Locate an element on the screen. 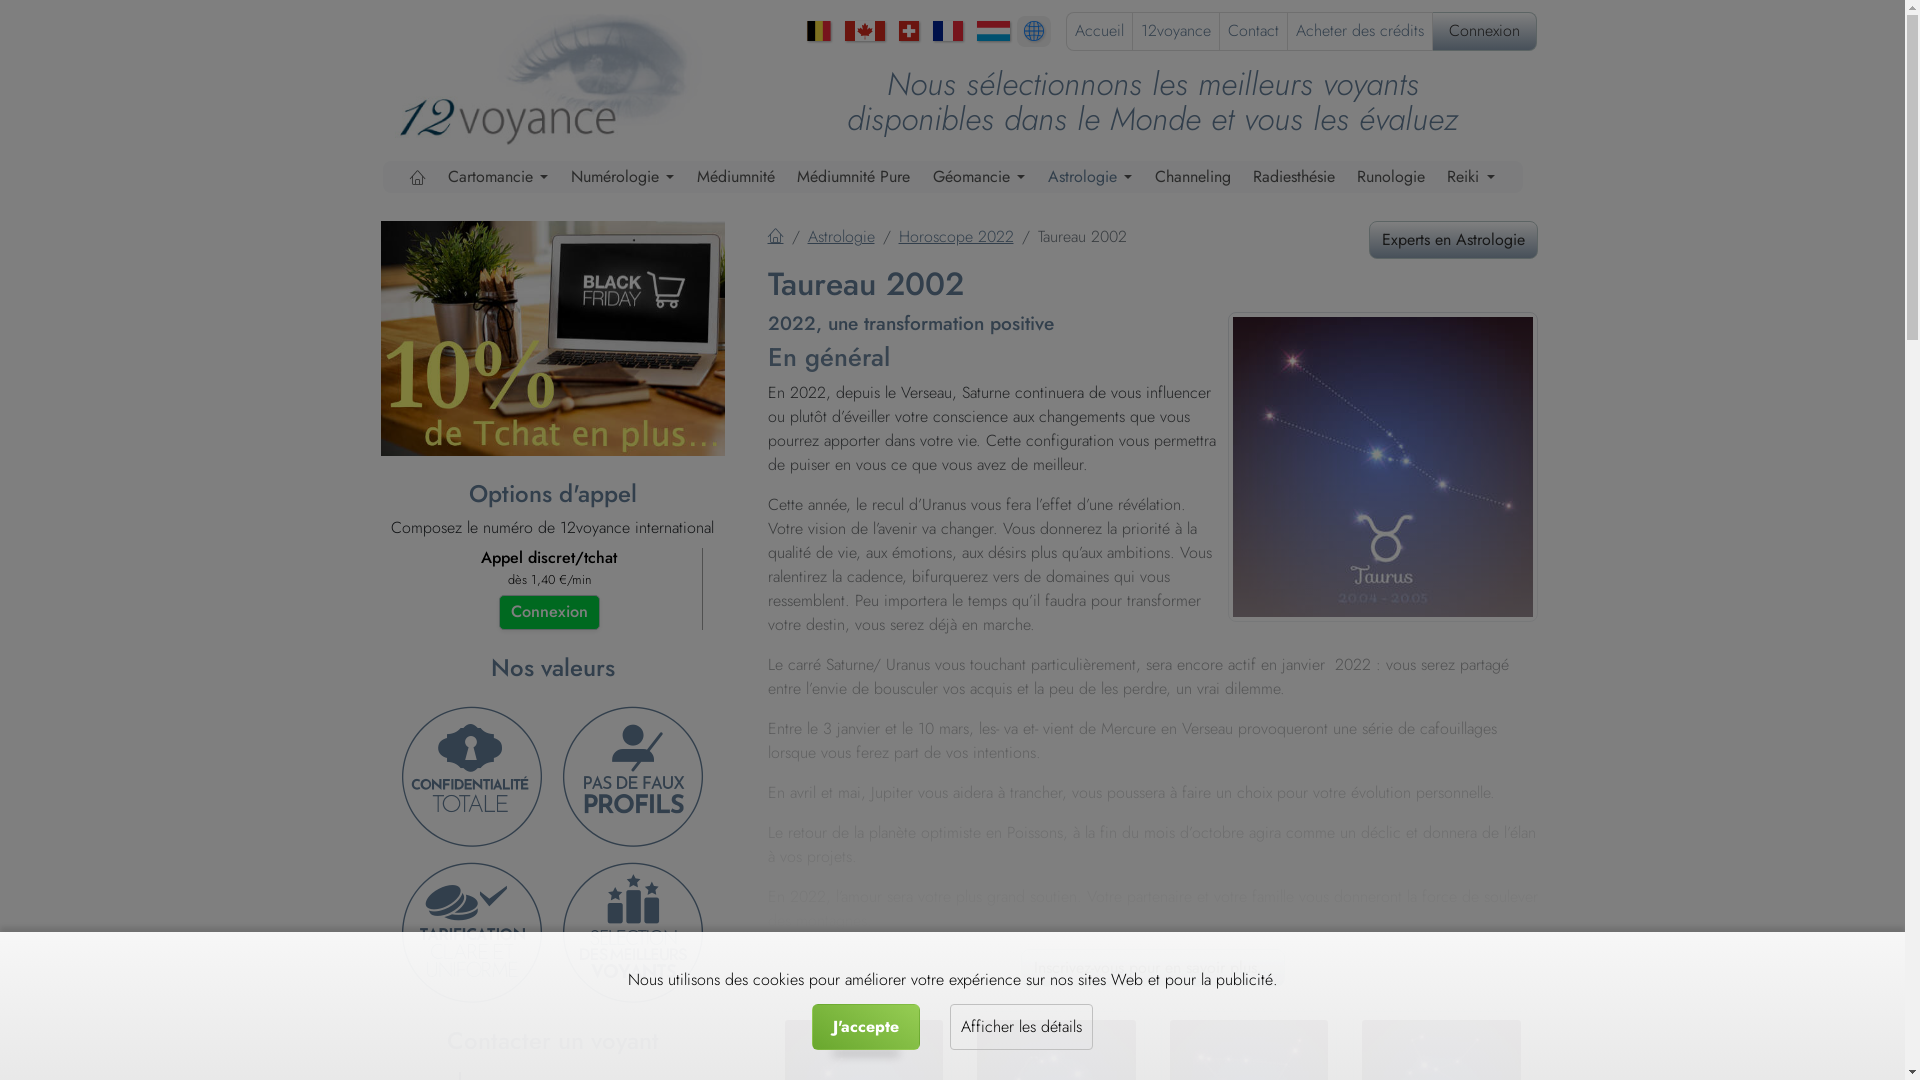 The image size is (1920, 1080). 'Runologie' is located at coordinates (1390, 176).